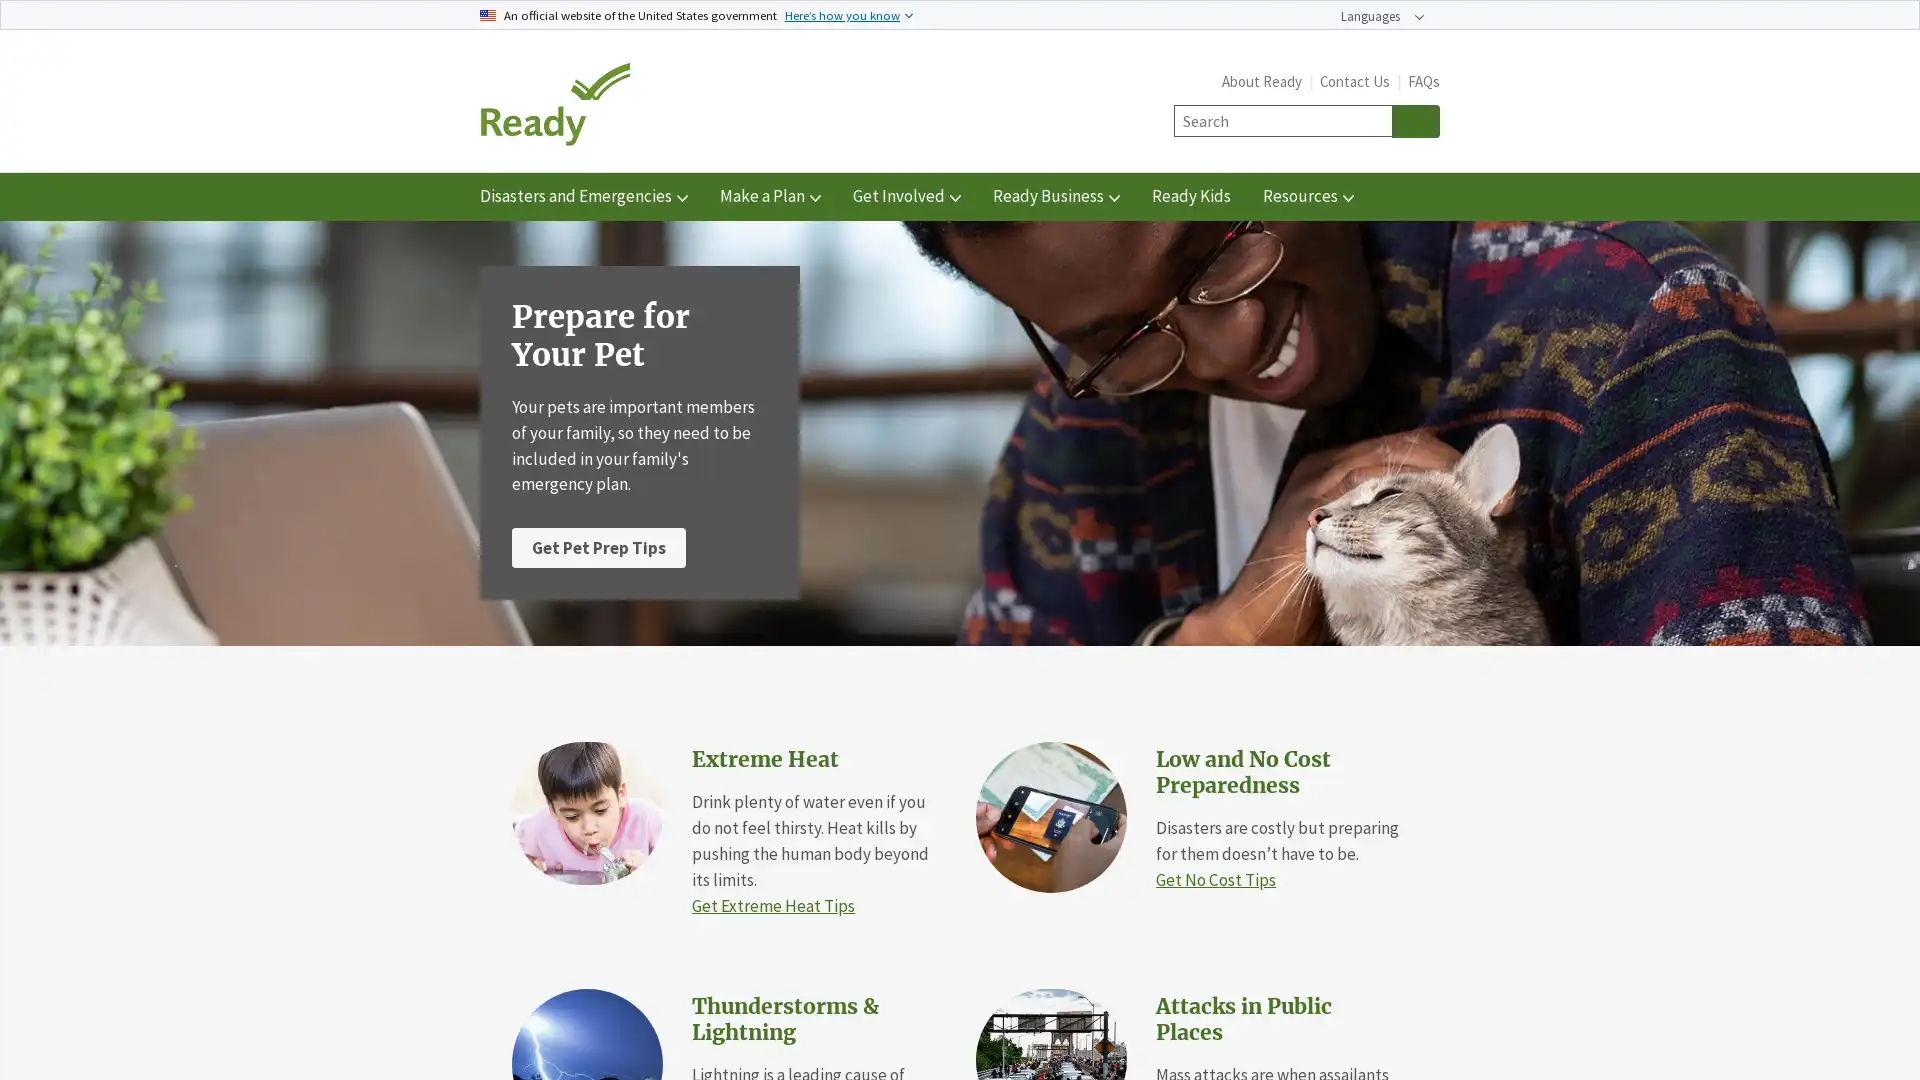 The image size is (1920, 1080). Describe the element at coordinates (1381, 16) in the screenshot. I see `Languages` at that location.